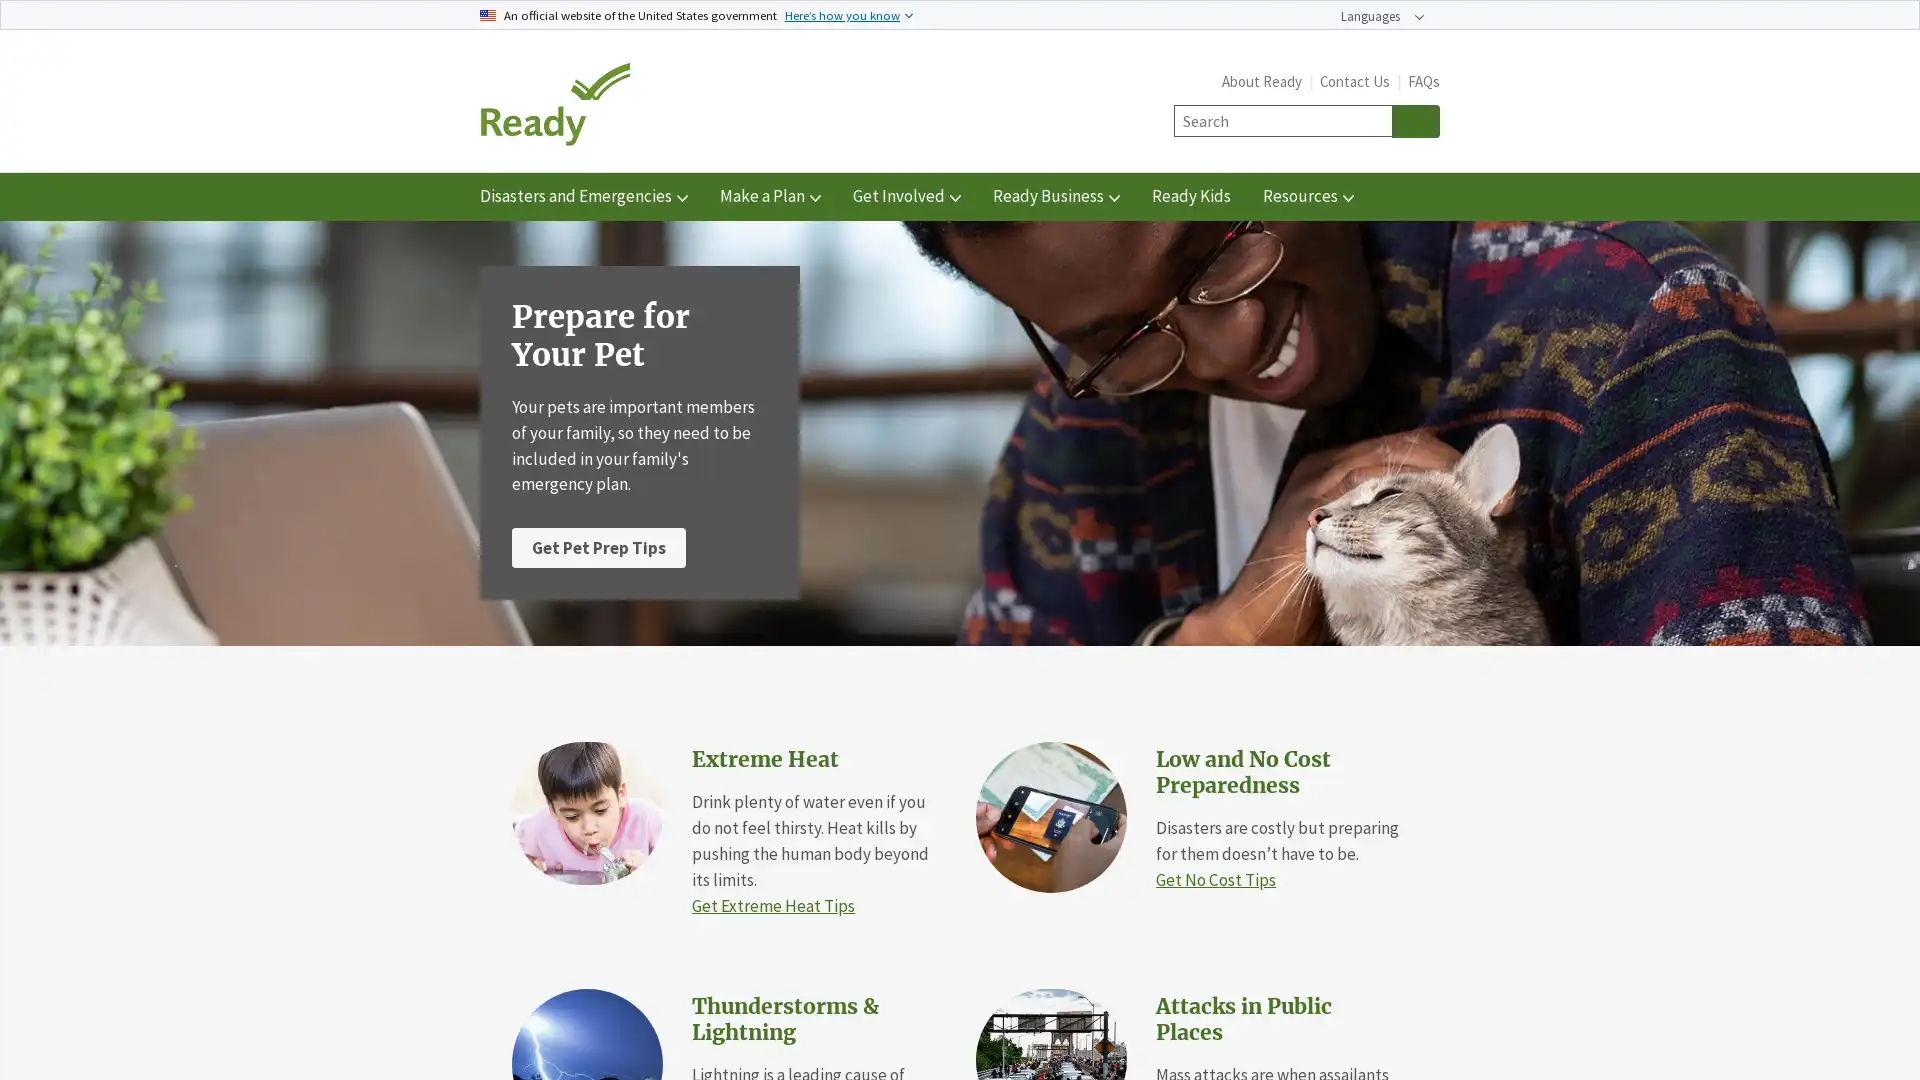 The image size is (1920, 1080). Describe the element at coordinates (1381, 16) in the screenshot. I see `Languages` at that location.